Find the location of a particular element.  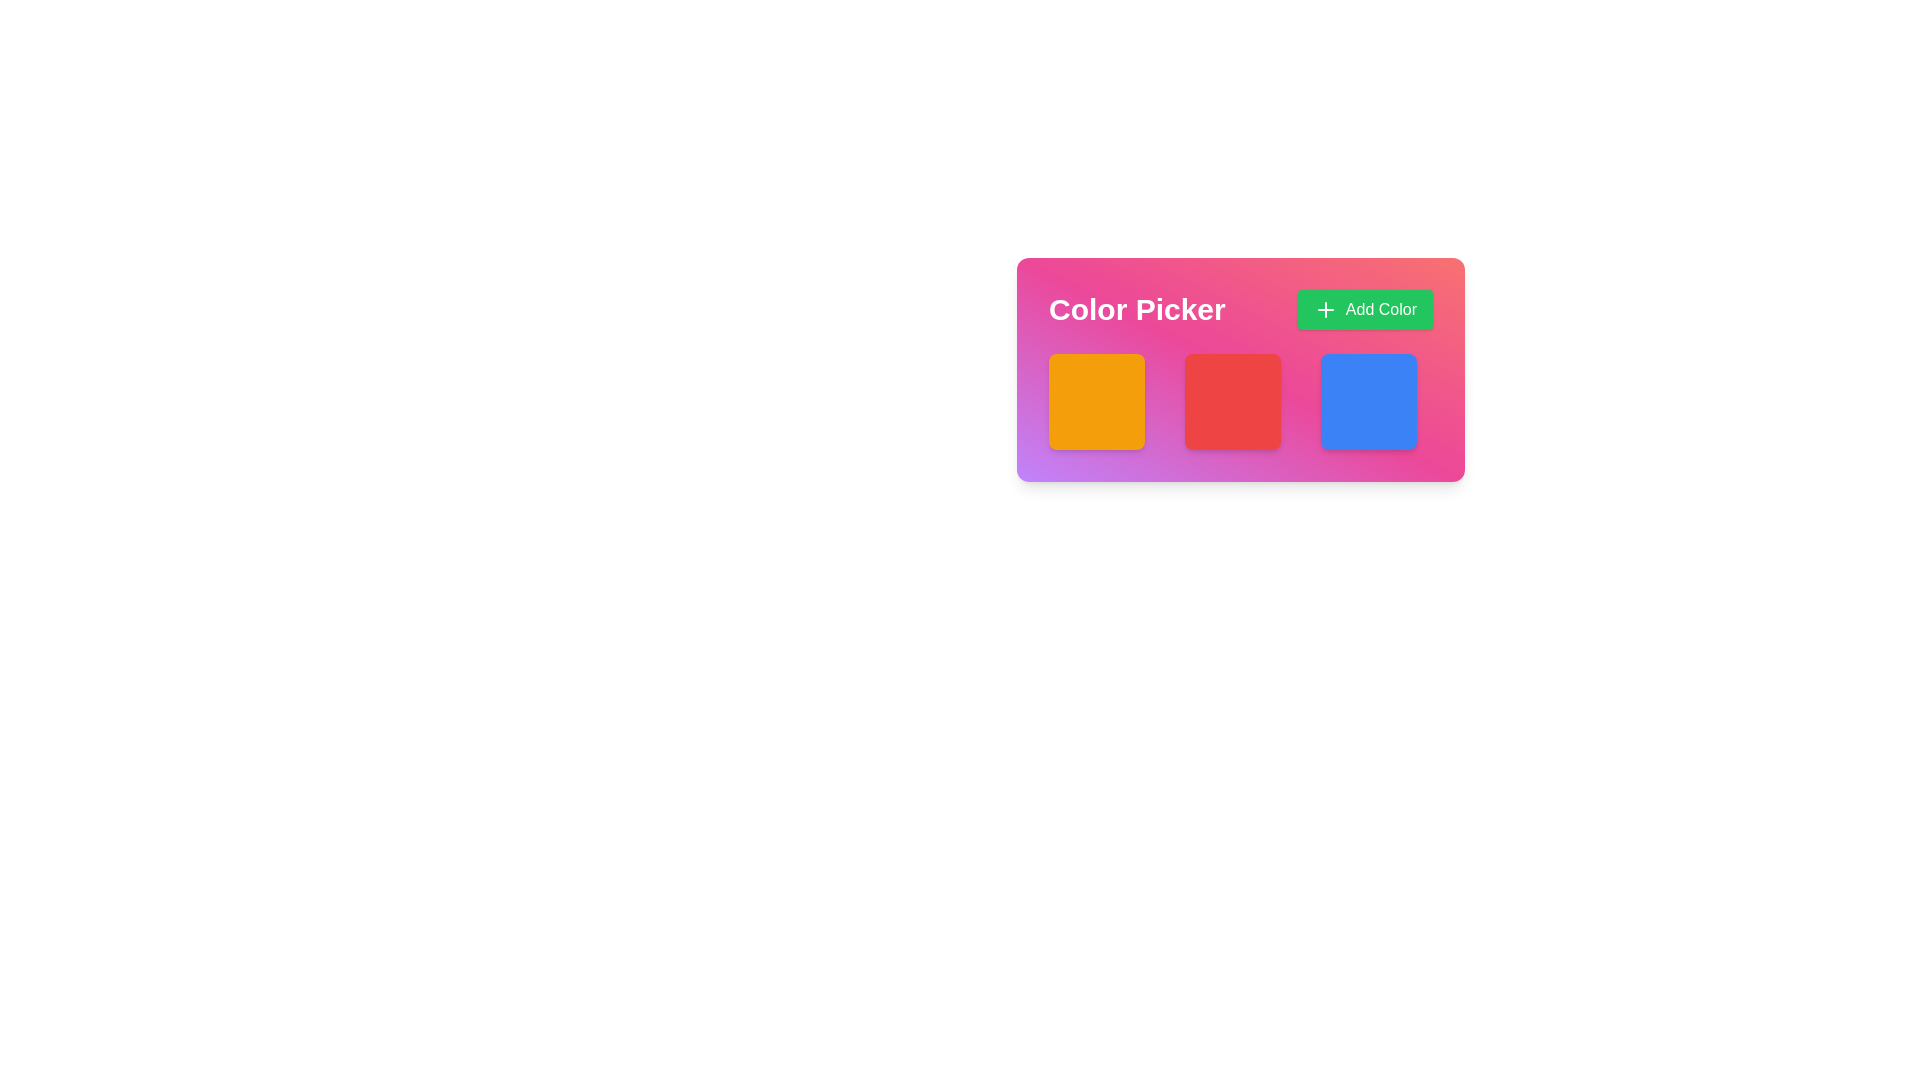

the first square-shaped button with a bright orange background in the color-picker interface is located at coordinates (1103, 401).